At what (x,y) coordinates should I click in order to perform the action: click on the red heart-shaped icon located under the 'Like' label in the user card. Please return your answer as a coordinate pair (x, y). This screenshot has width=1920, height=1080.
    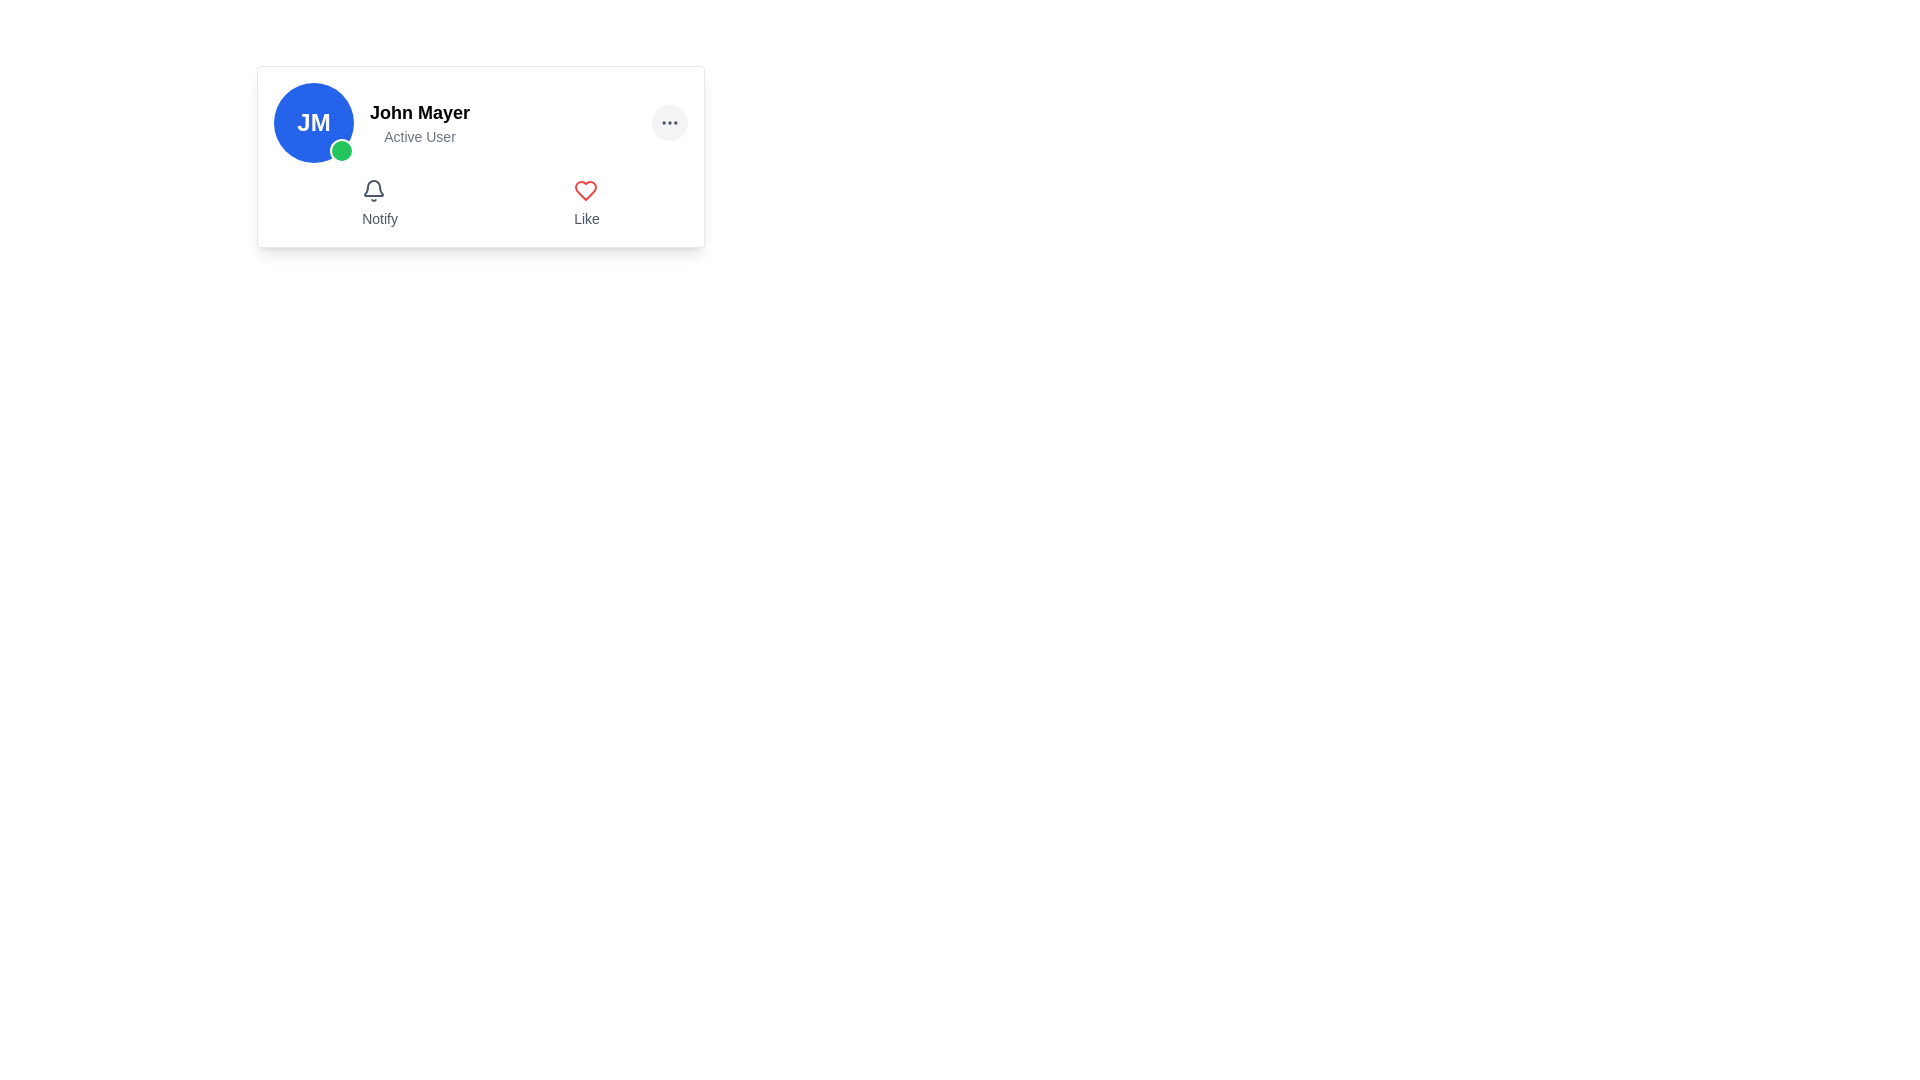
    Looking at the image, I should click on (585, 191).